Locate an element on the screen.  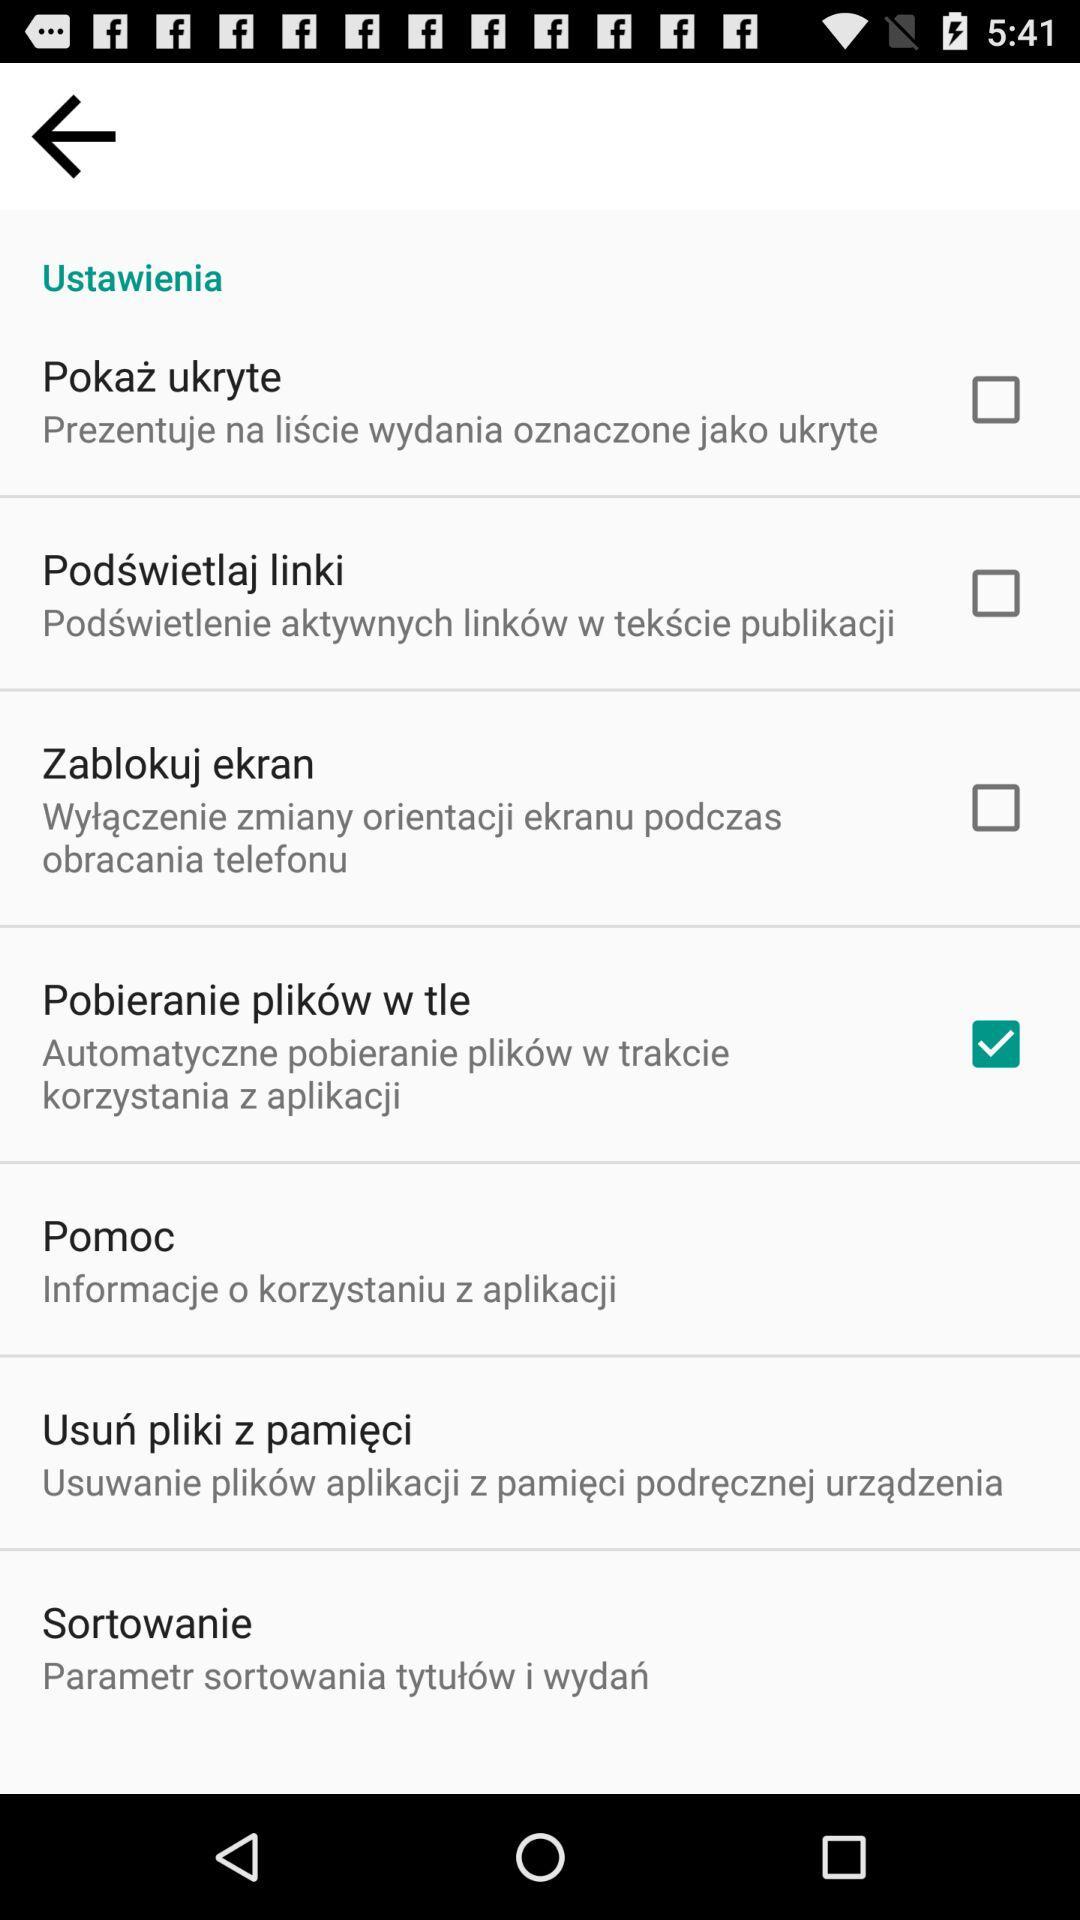
the pomoc is located at coordinates (108, 1233).